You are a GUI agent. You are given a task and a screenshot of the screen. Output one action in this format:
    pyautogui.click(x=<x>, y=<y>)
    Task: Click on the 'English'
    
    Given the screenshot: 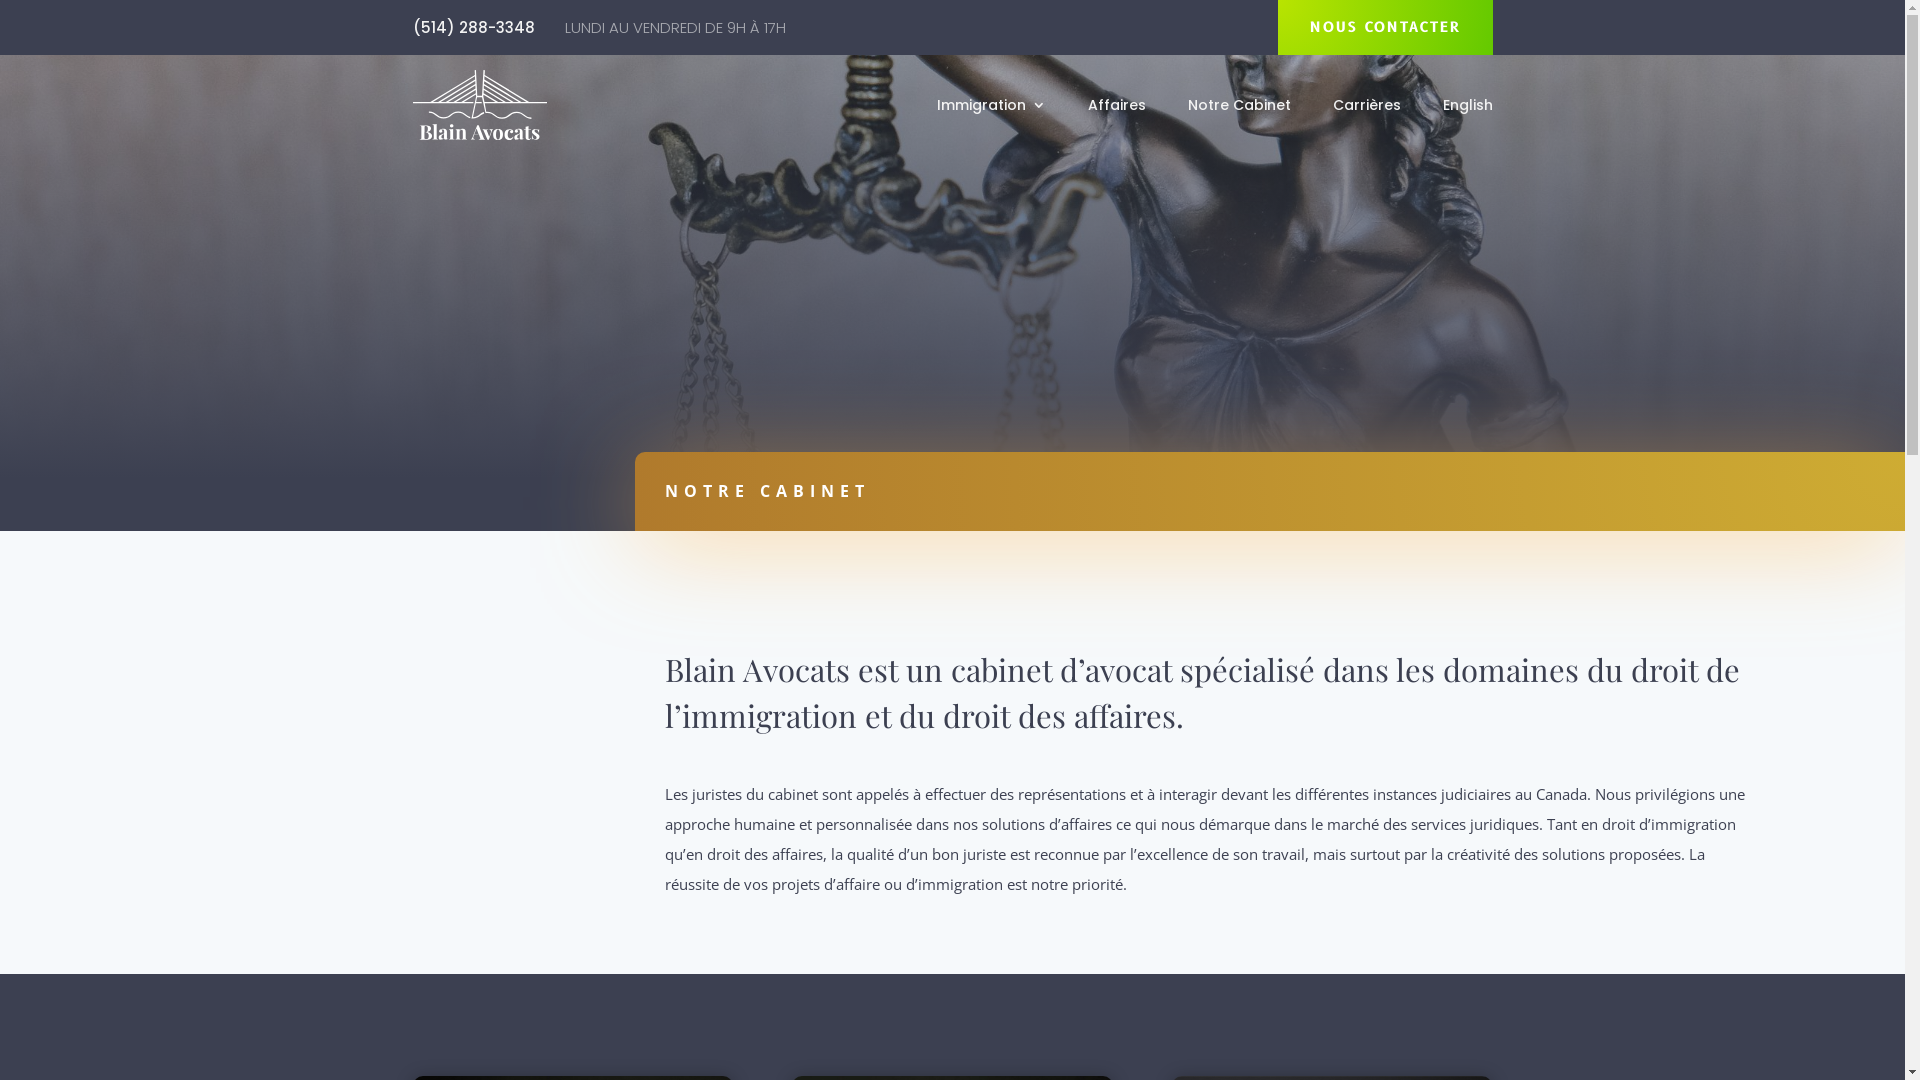 What is the action you would take?
    pyautogui.click(x=1441, y=108)
    